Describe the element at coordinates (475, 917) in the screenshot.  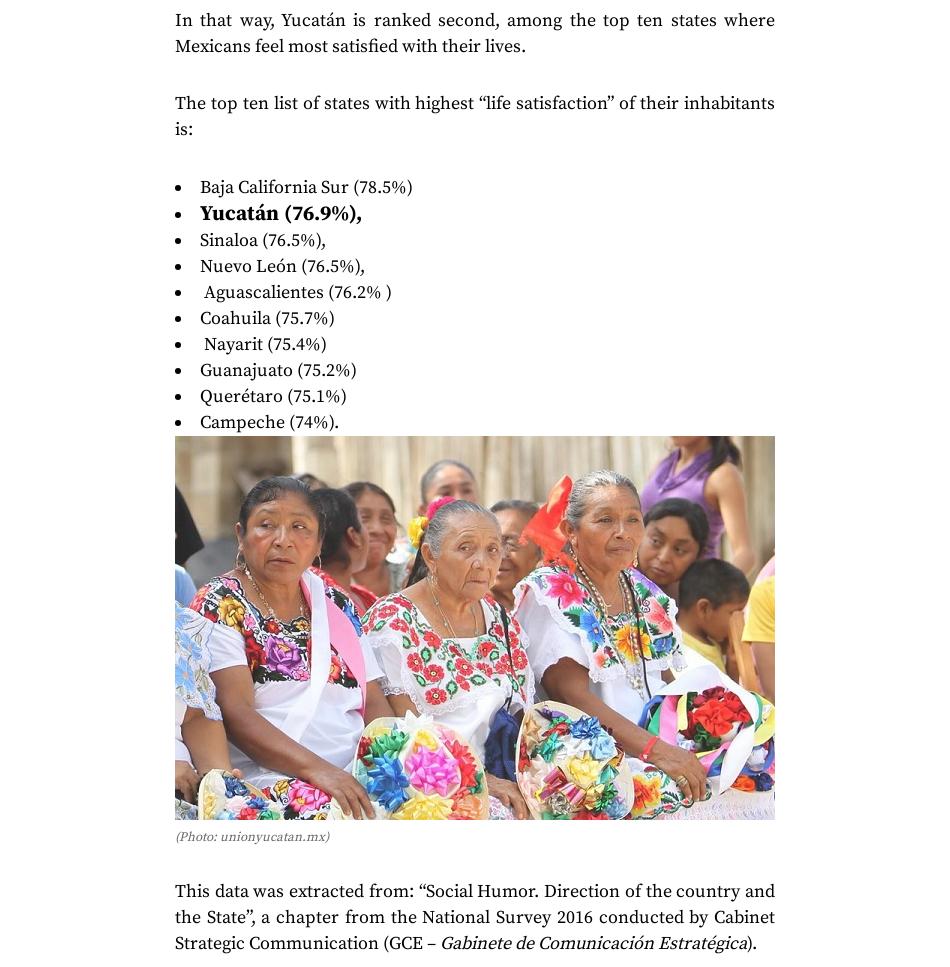
I see `'This data was extracted from: “Social Humor. Direction of the country and the State”, a chapter from the National Survey 2016 conducted by Cabinet Strategic Communication (GCE –'` at that location.